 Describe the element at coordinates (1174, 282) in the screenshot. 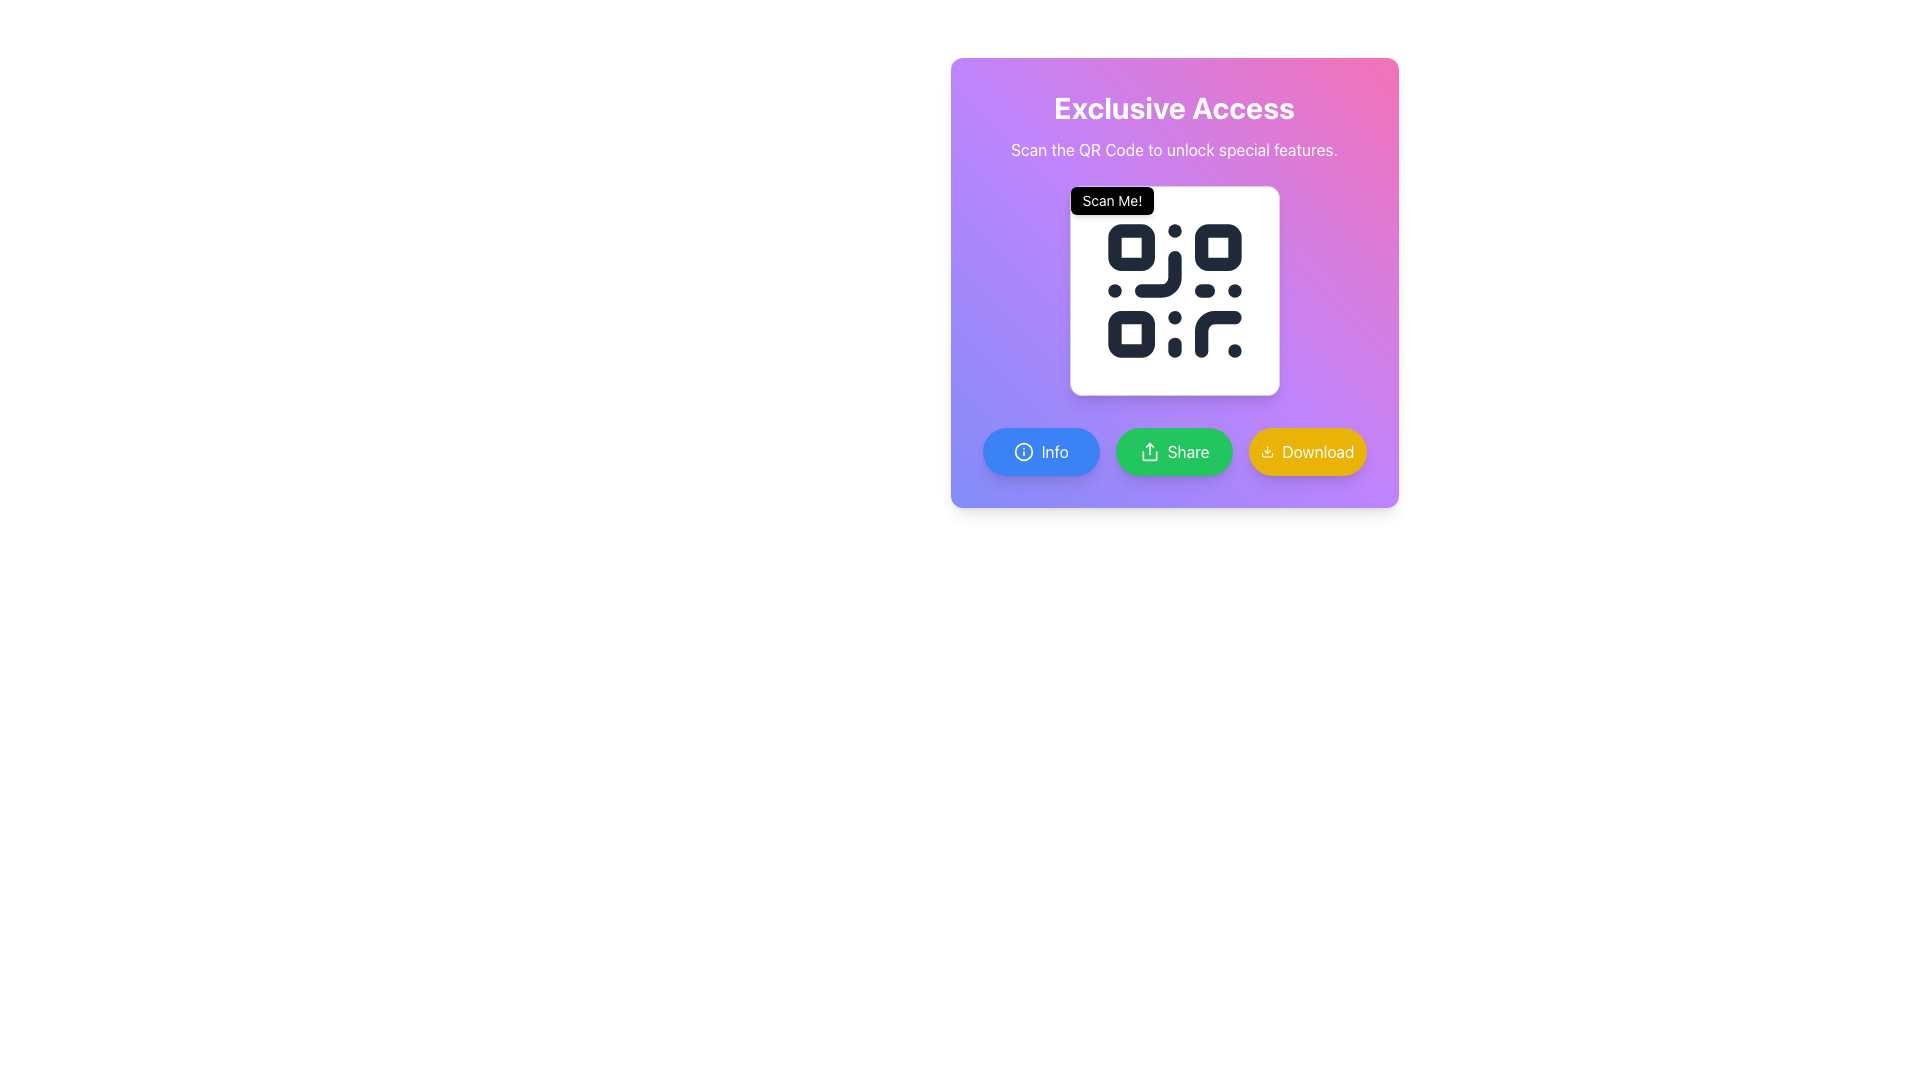

I see `the QR code located at the center of the gradient background card, which is positioned between the title 'Exclusive Access' and the action buttons 'Info,' 'Share,' and 'Download' to scan it with a compatible device` at that location.